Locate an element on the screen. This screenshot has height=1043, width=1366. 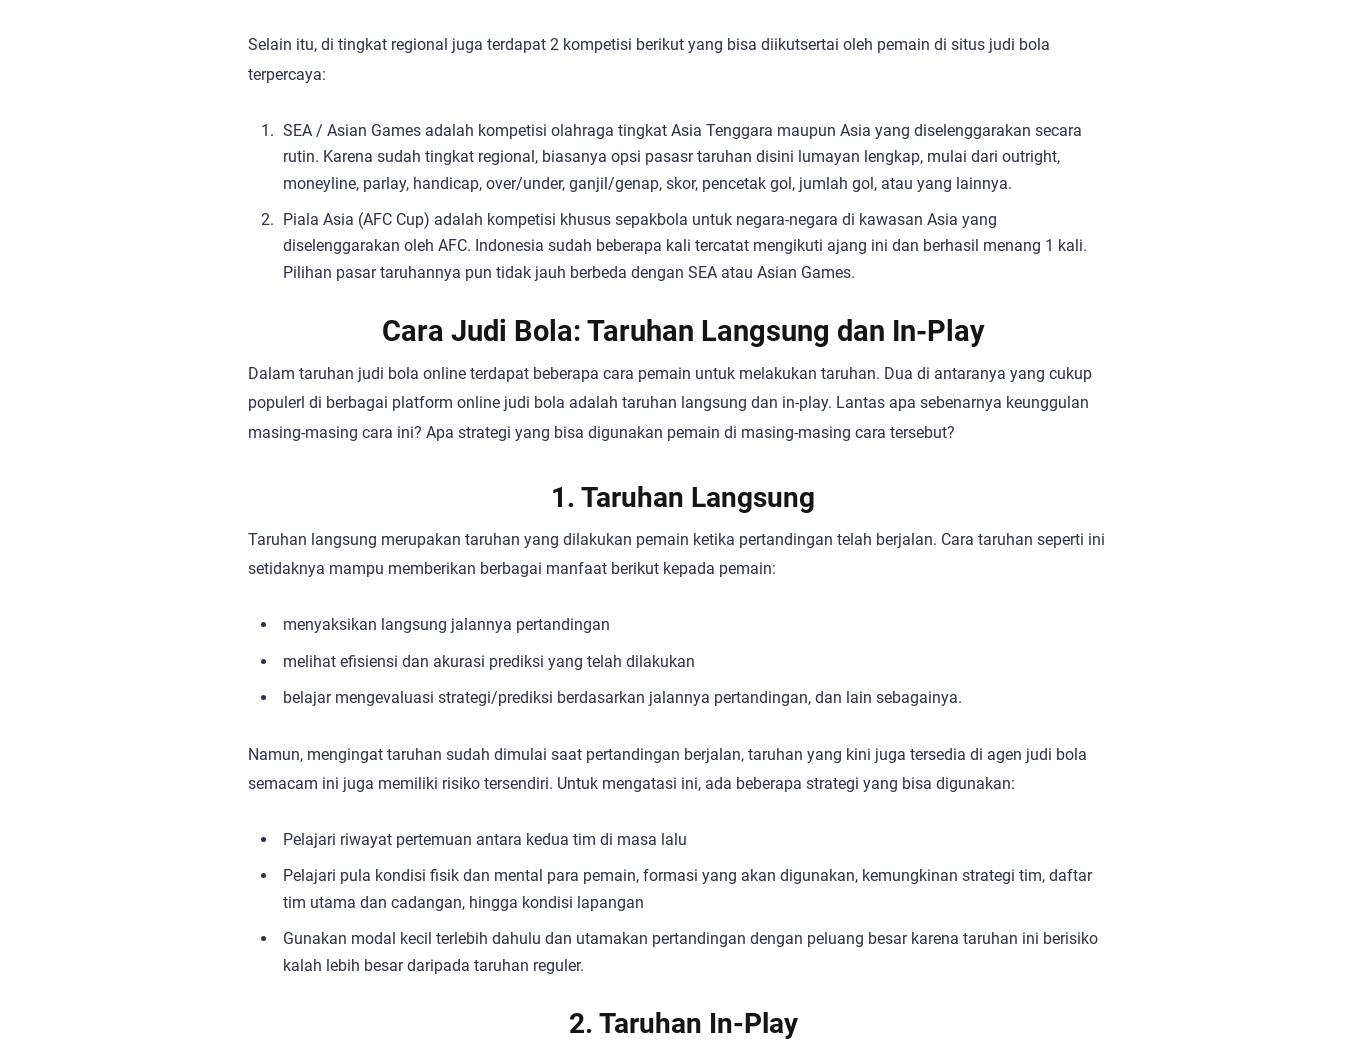
'menyaksikan langsung jalannya pertandingan' is located at coordinates (445, 623).